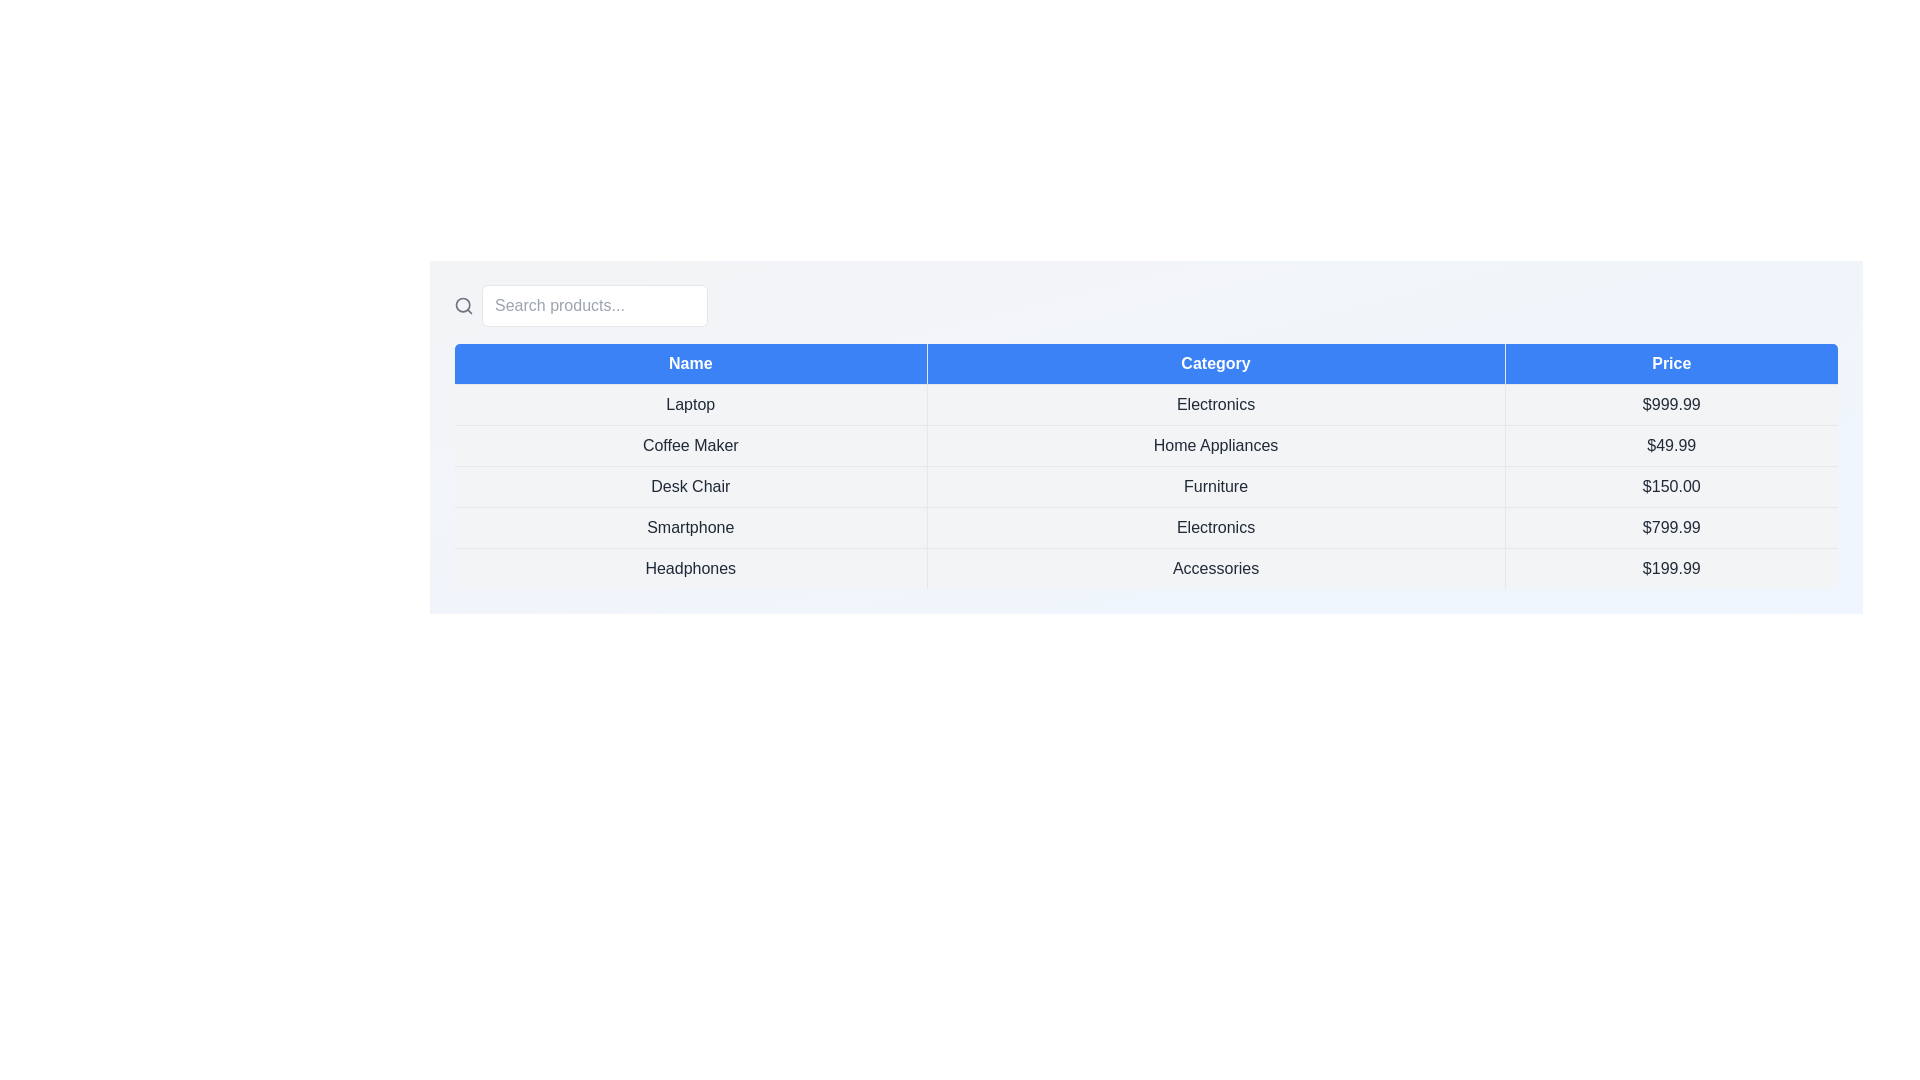 The image size is (1920, 1080). What do you see at coordinates (1146, 527) in the screenshot?
I see `the fourth row in the product information table, which displays 'Smartphone', 'Electronics', and '$799.99'` at bounding box center [1146, 527].